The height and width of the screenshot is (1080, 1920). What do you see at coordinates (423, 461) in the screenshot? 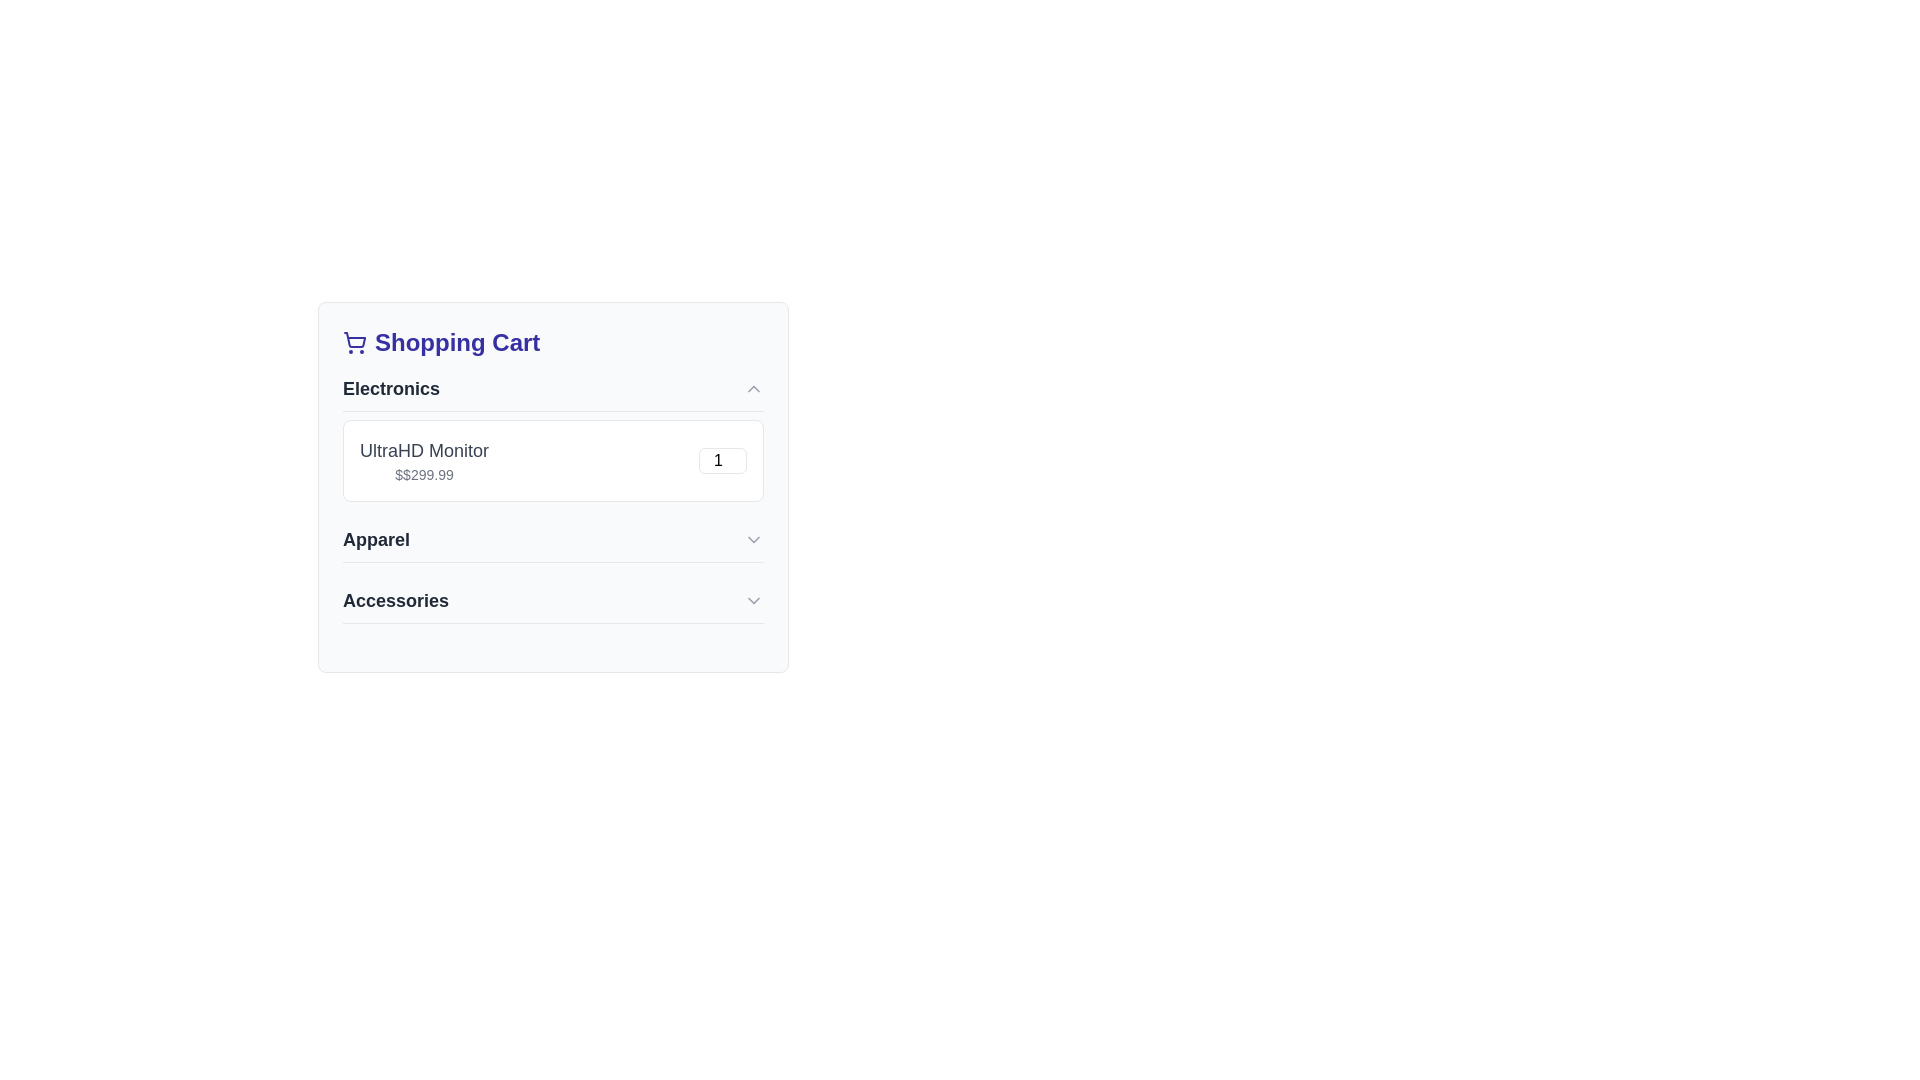
I see `the 'UltraHD Monitor' text label, which displays the title in a larger gray font and the price '$$299.99' in a smaller lighter gray font, located in the upper left section of the 'Electronics' section in the shopping cart interface` at bounding box center [423, 461].